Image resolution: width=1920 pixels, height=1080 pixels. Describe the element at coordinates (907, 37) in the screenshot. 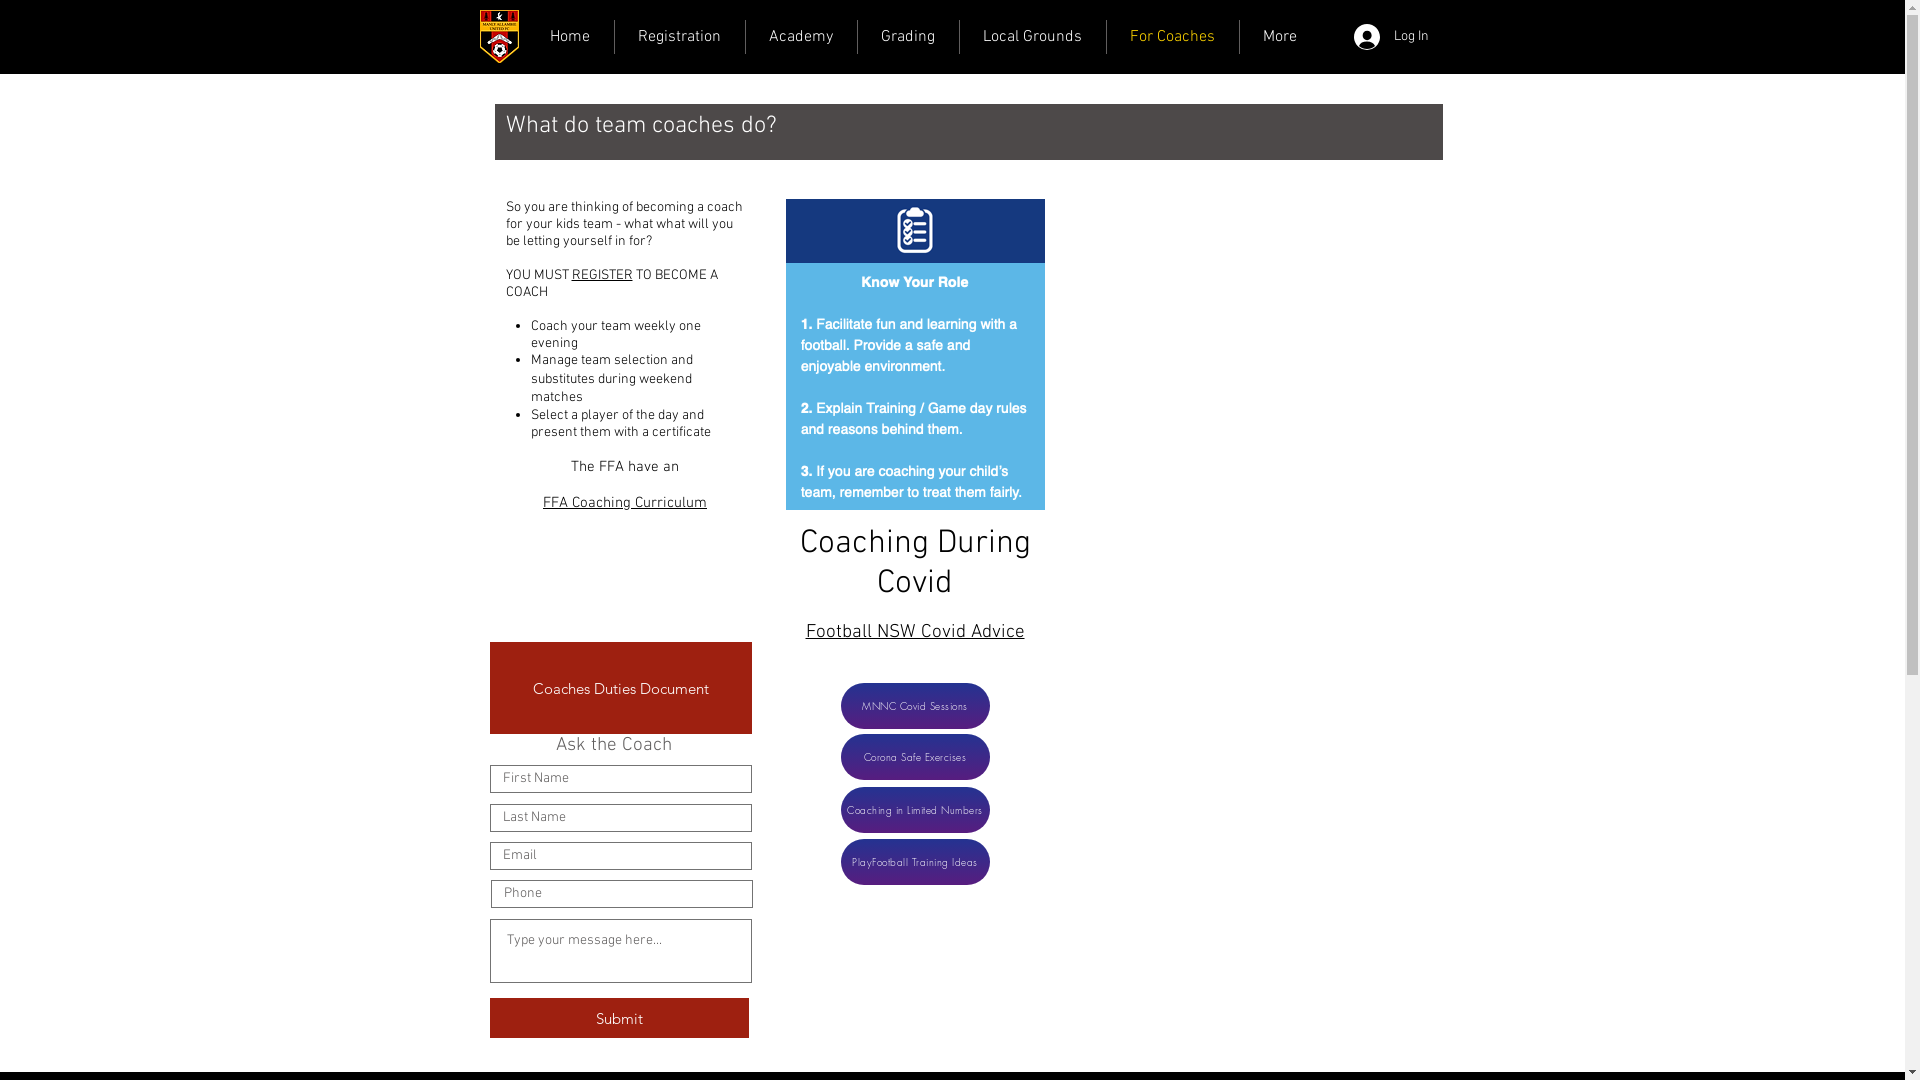

I see `'Grading'` at that location.